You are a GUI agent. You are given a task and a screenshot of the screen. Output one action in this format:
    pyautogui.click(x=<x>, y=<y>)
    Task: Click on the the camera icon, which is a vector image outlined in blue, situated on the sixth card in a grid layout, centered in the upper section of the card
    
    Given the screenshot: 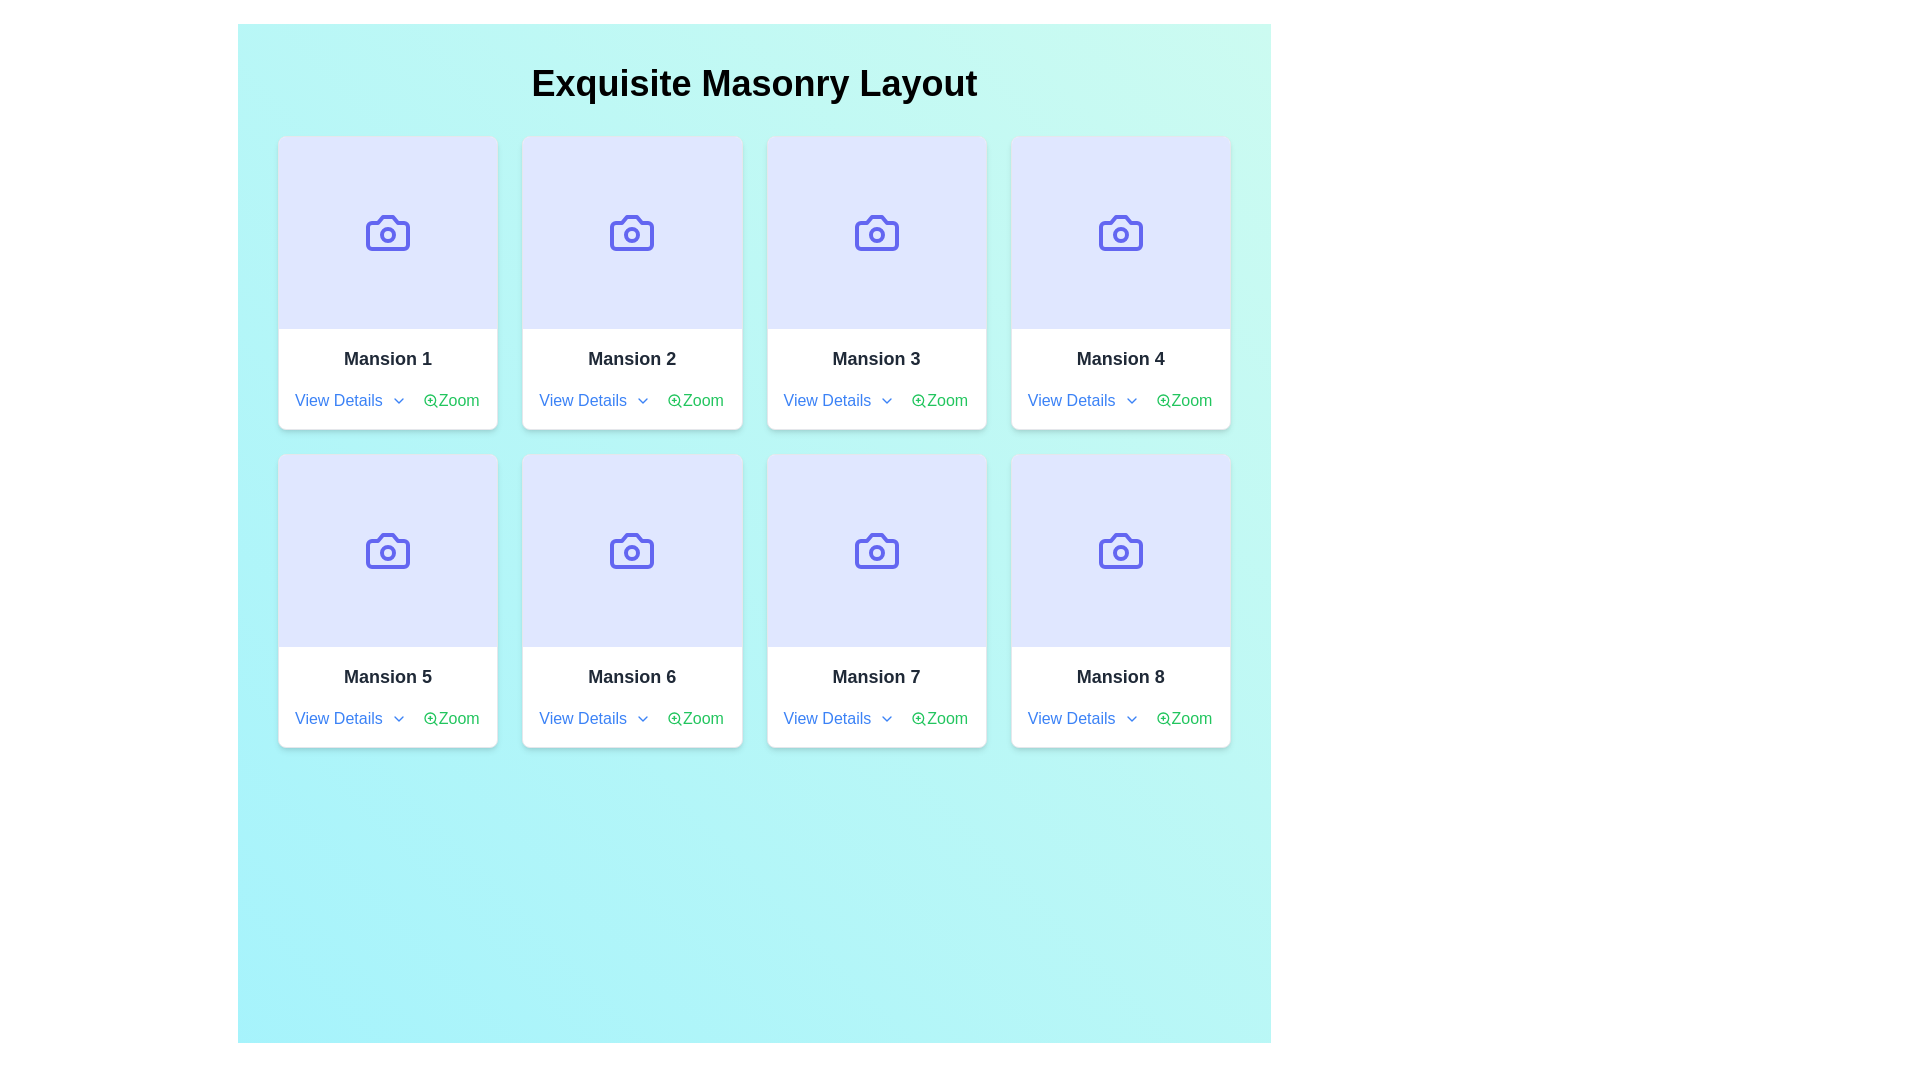 What is the action you would take?
    pyautogui.click(x=631, y=551)
    